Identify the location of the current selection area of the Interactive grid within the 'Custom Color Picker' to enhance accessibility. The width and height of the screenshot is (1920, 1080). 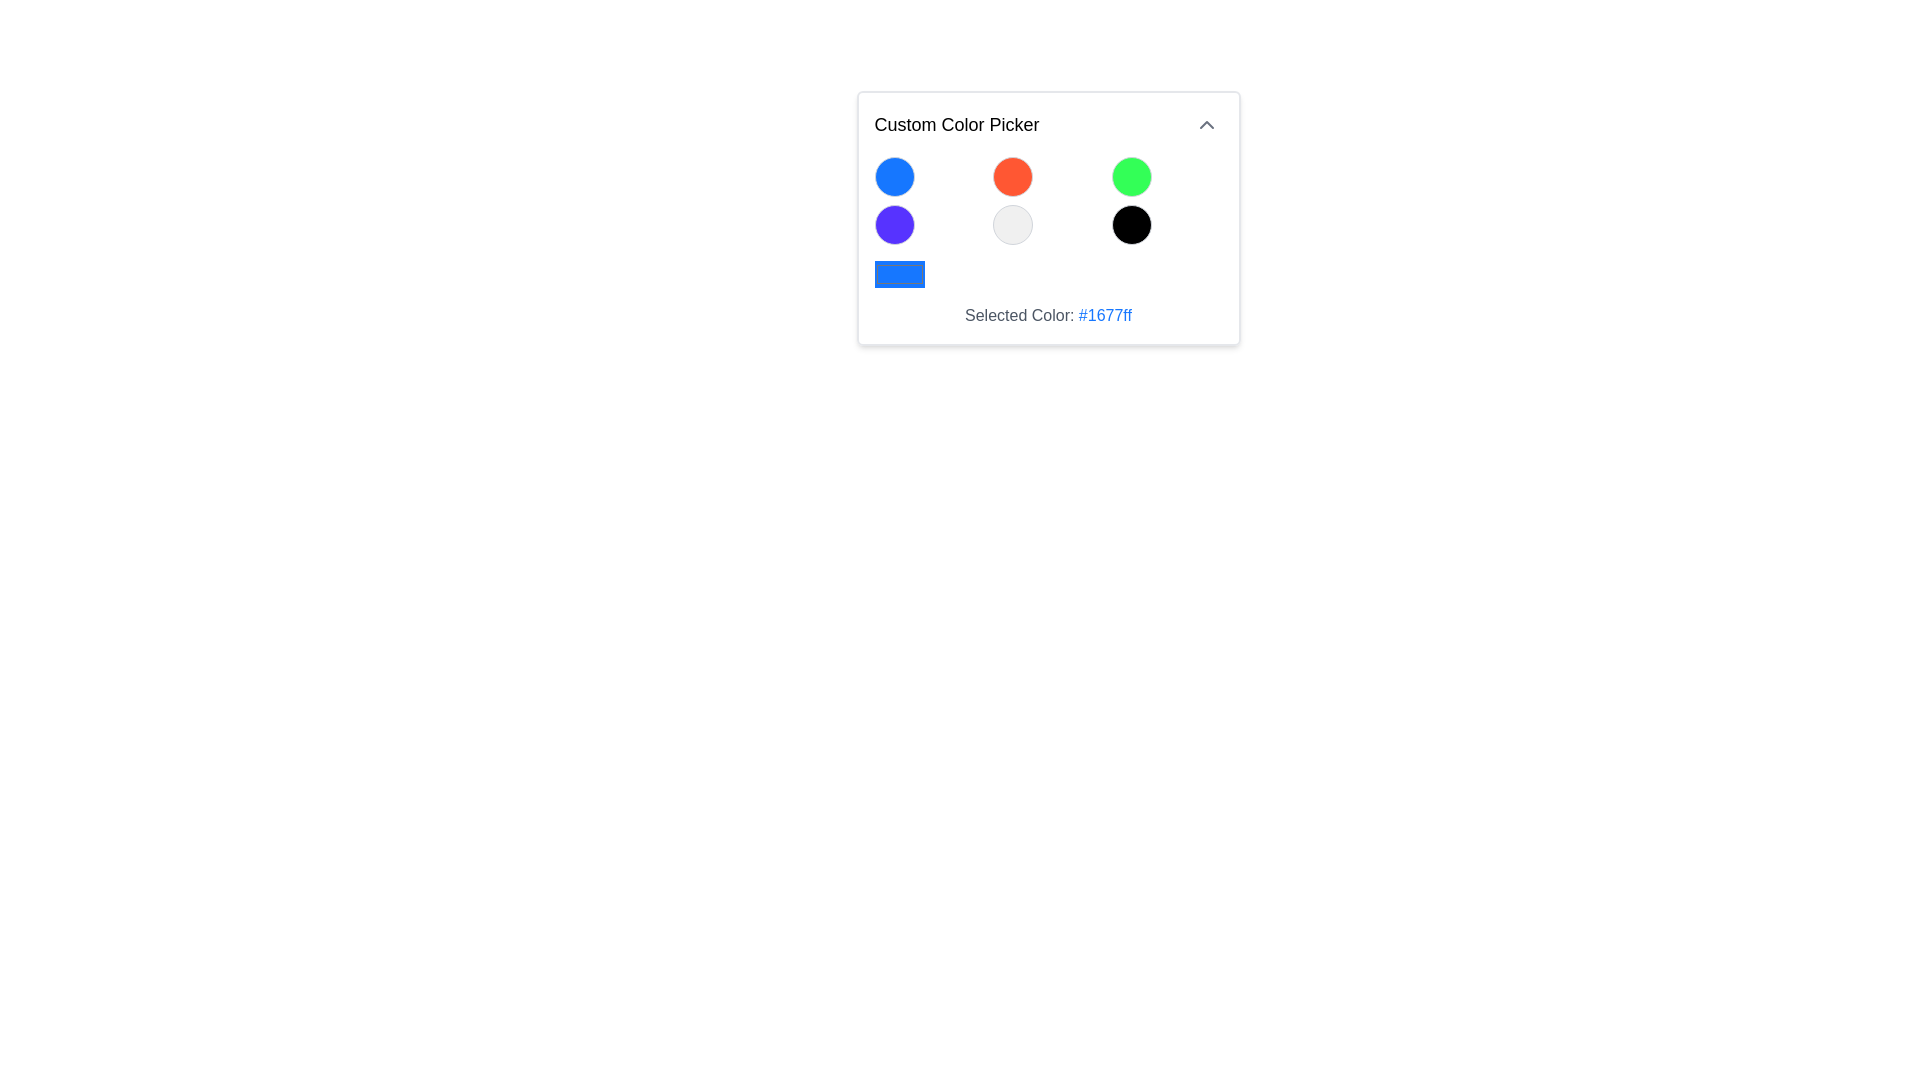
(1047, 241).